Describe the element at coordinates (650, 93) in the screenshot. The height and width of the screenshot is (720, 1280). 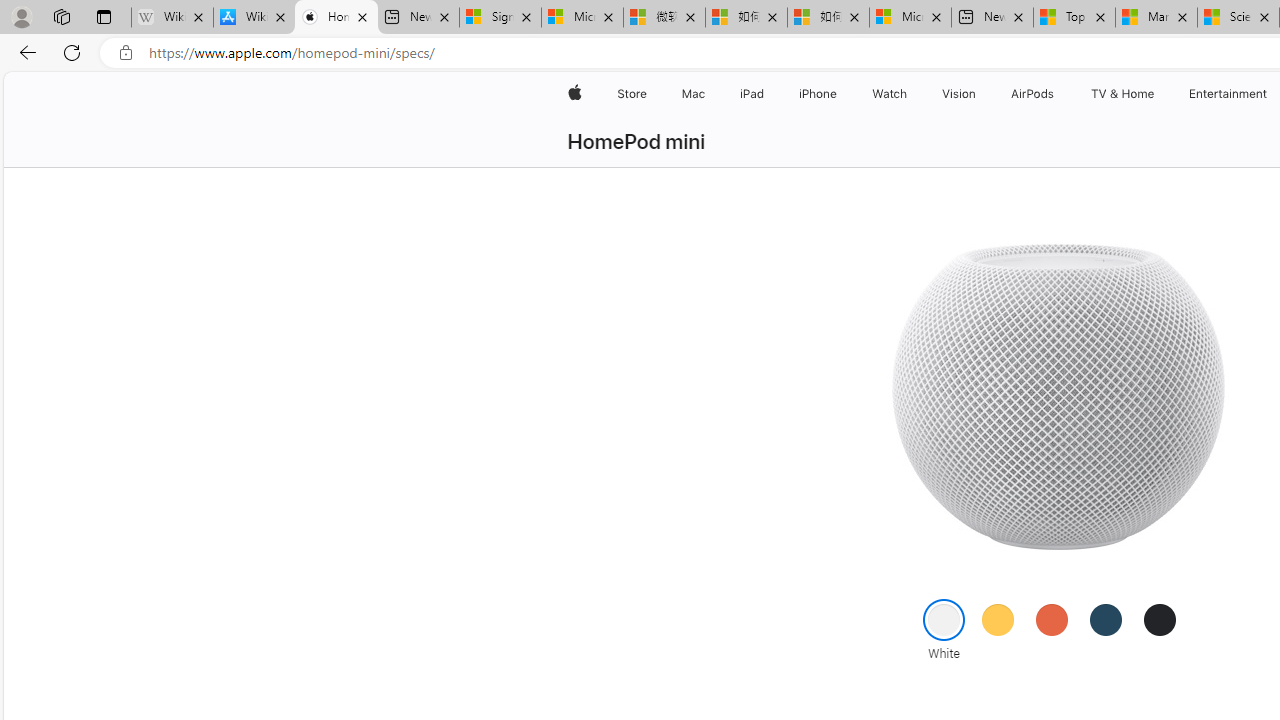
I see `'Store menu'` at that location.